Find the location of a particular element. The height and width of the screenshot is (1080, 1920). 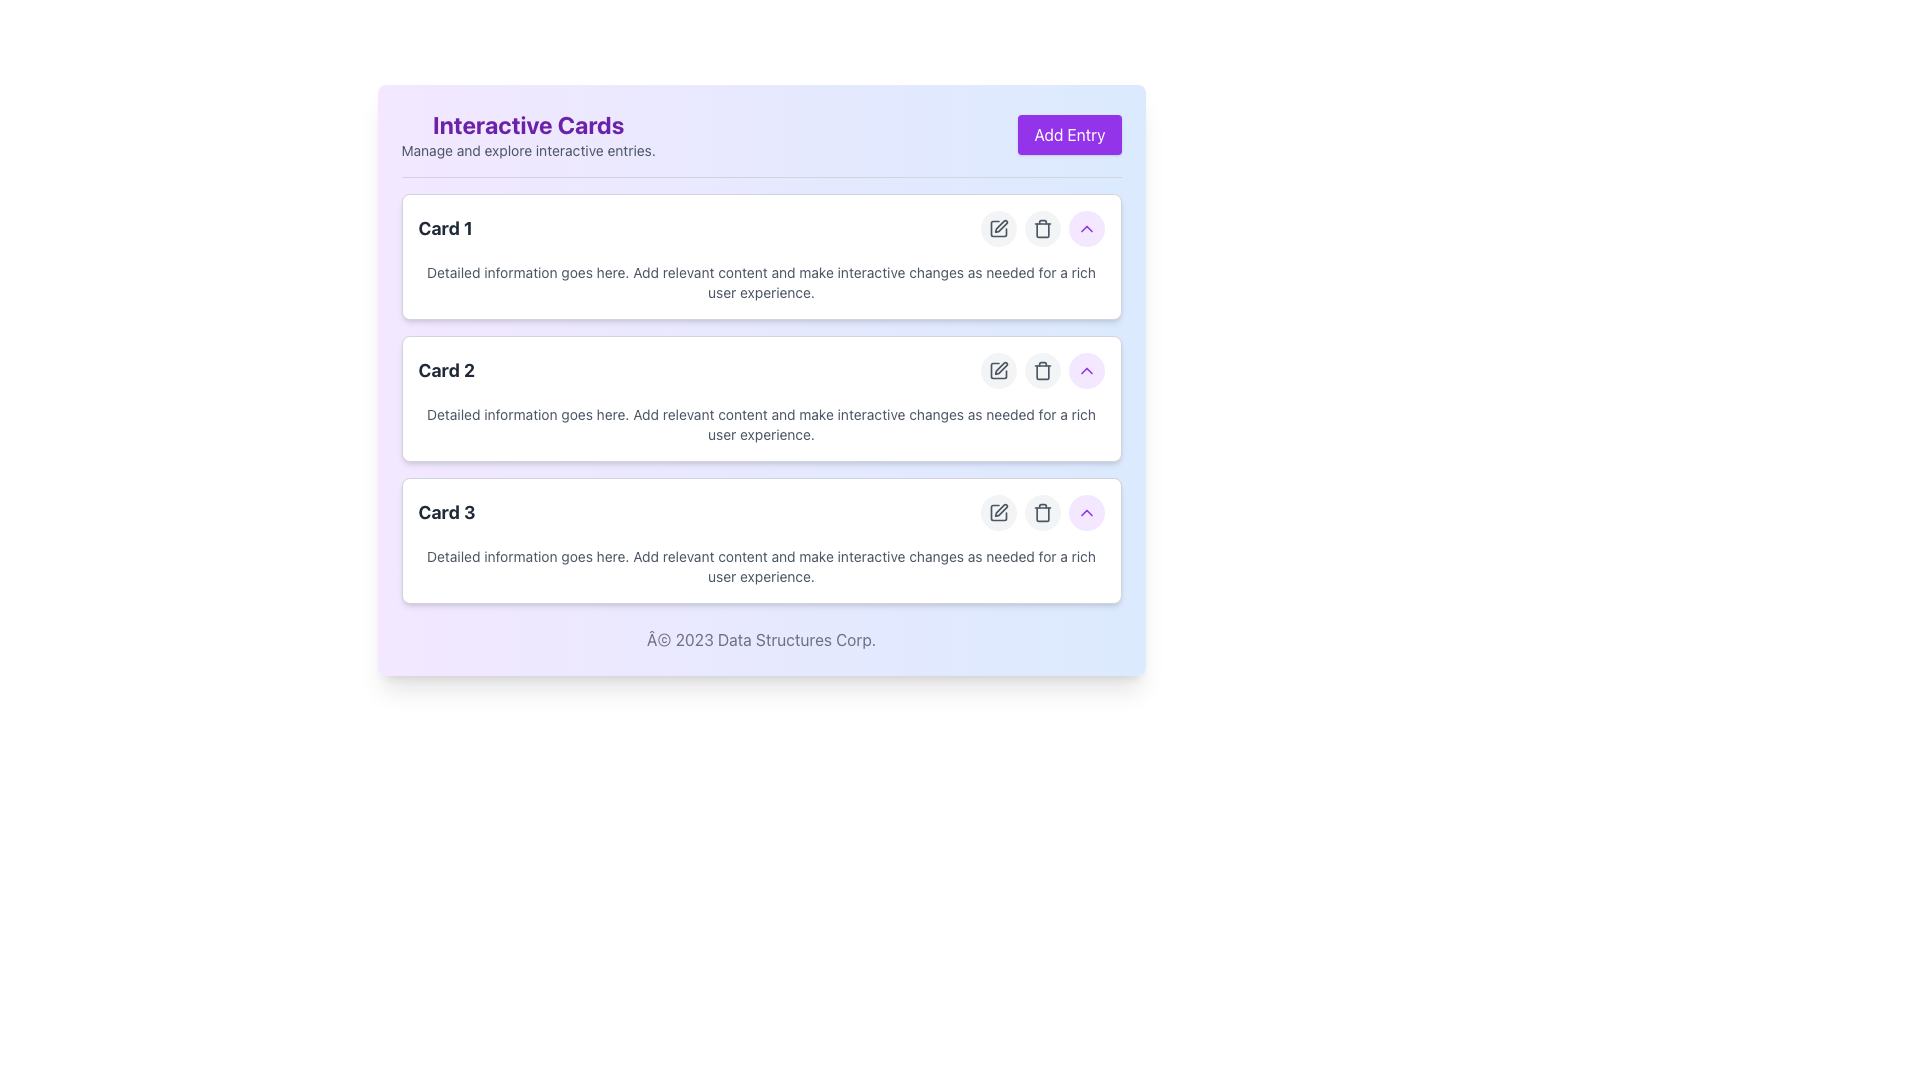

the delete button represented by the trash can icon, which is the second icon in the horizontal sequence of three icons on the right end of the row labeled 'Card 1' is located at coordinates (1041, 227).